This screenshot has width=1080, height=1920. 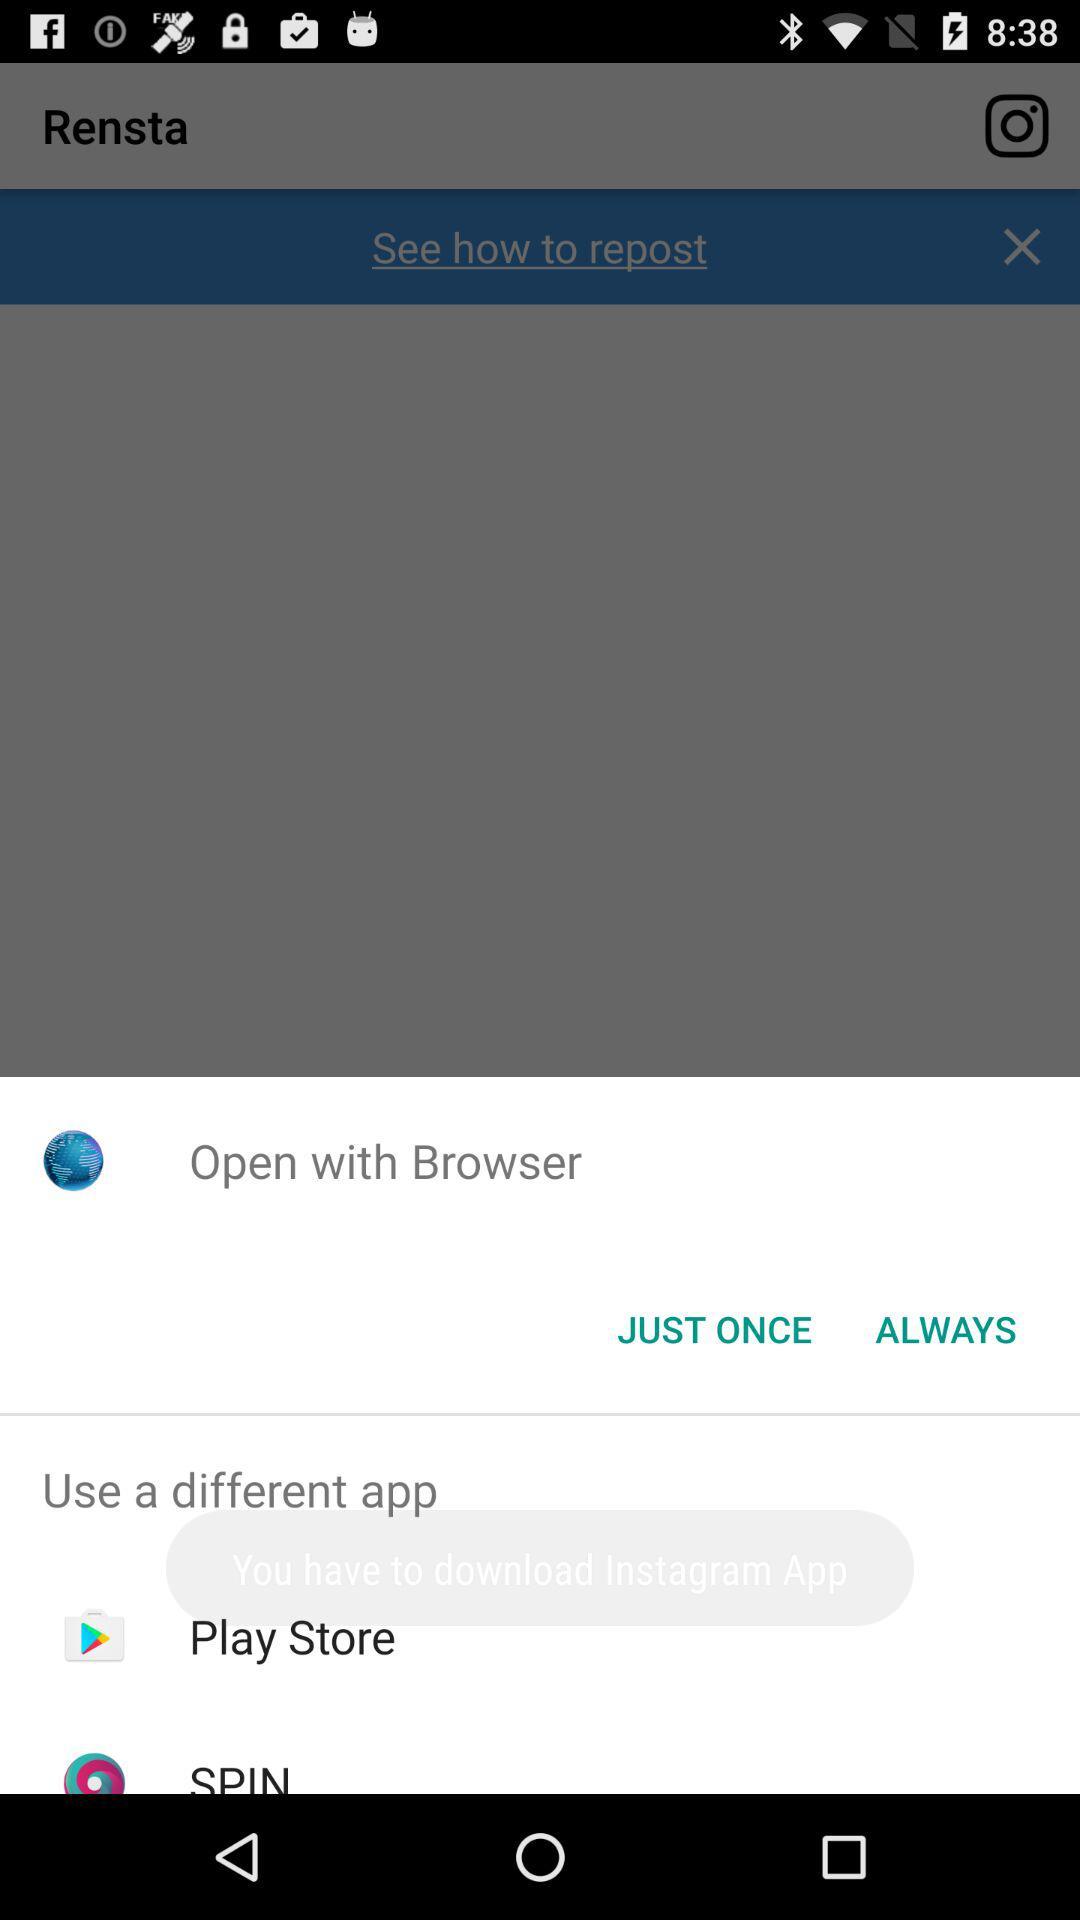 I want to click on the icon above the play store app, so click(x=540, y=1489).